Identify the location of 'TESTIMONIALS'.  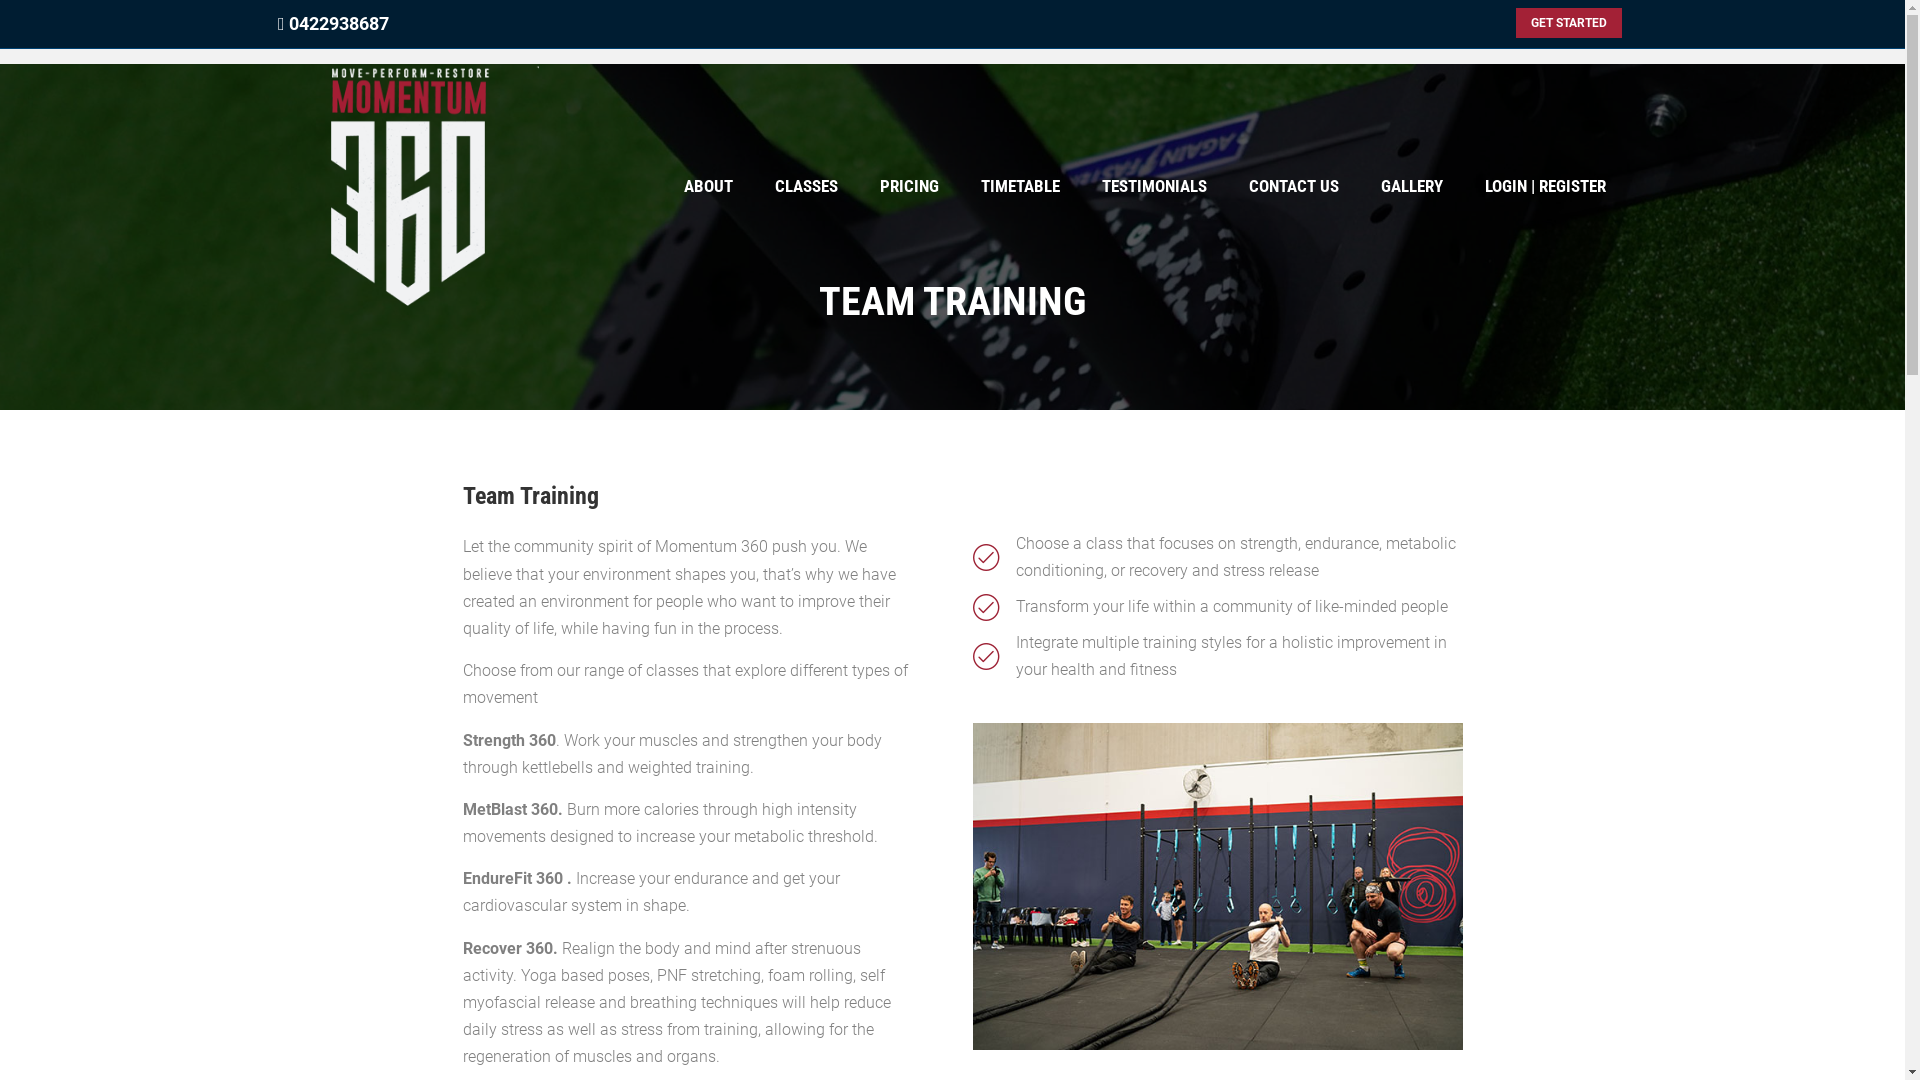
(1154, 186).